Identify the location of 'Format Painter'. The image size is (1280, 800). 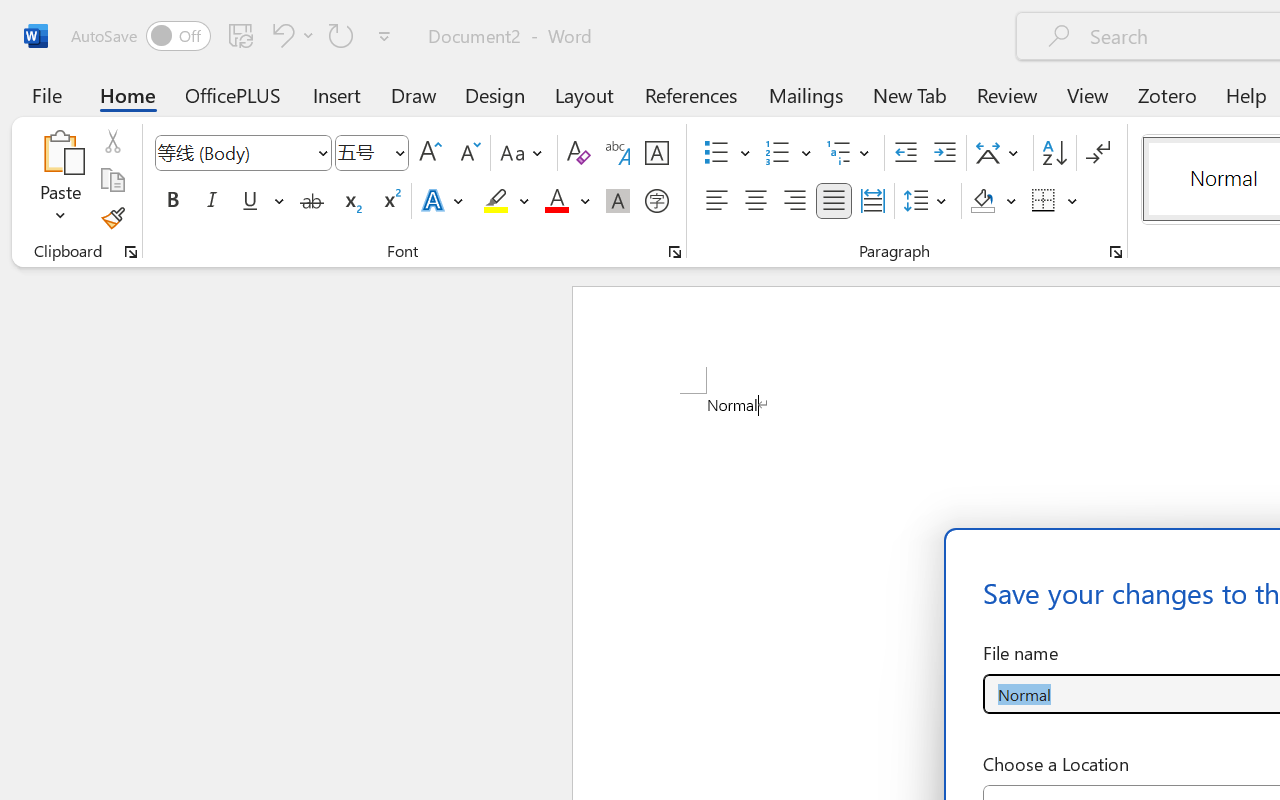
(111, 218).